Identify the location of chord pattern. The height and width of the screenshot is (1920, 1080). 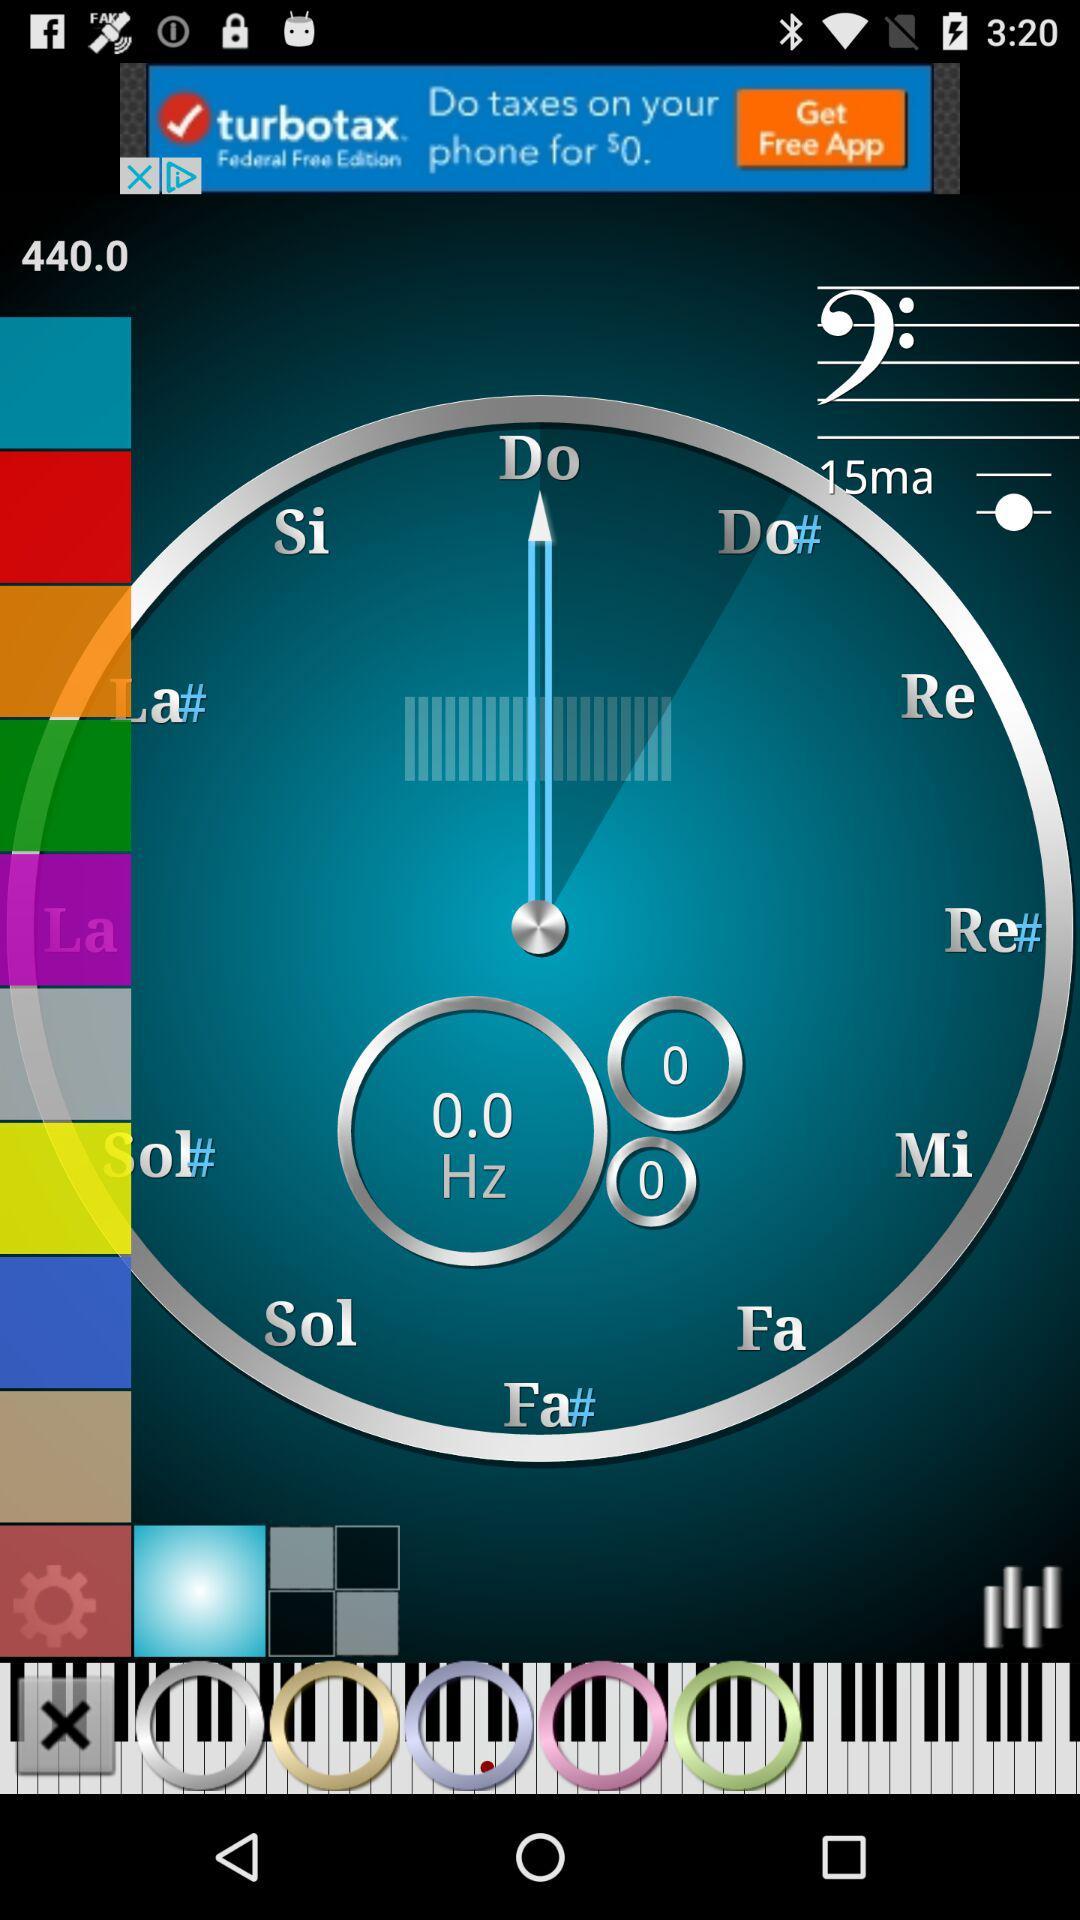
(199, 1724).